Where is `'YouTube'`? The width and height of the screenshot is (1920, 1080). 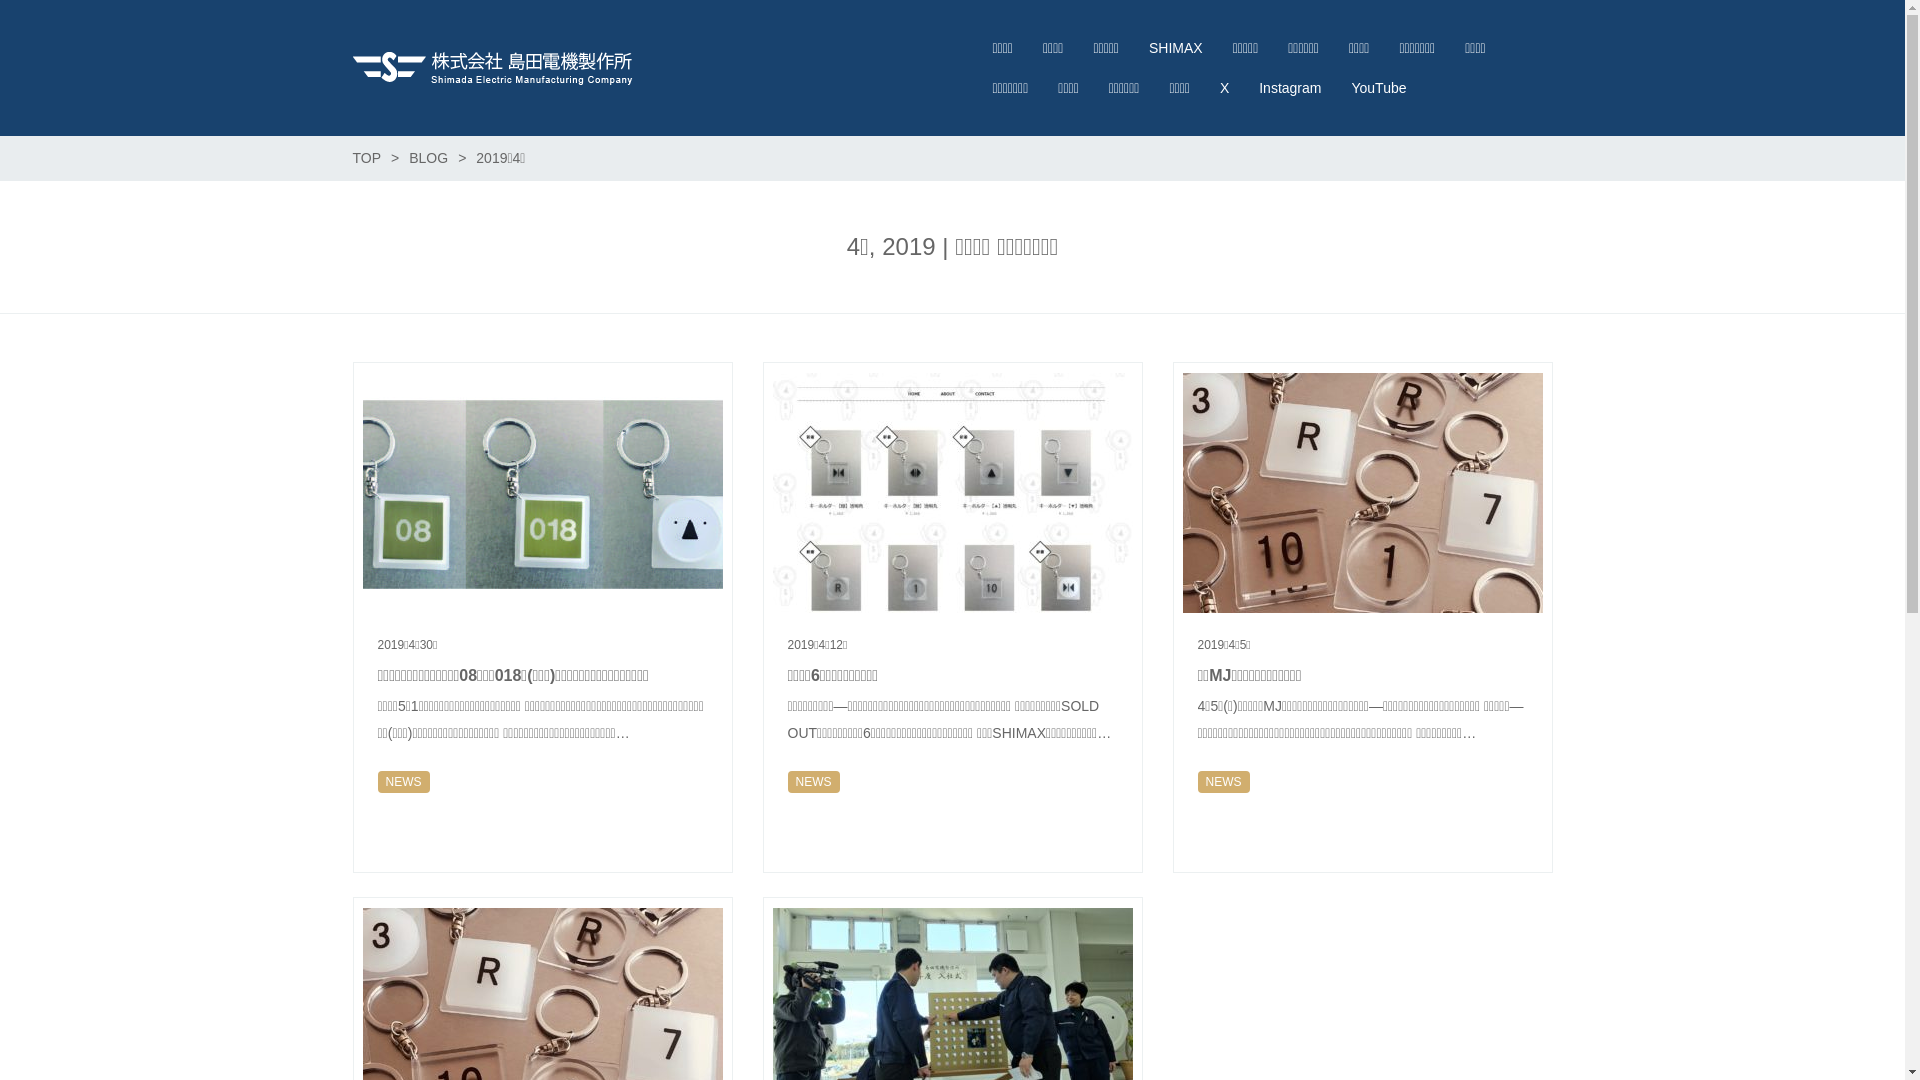
'YouTube' is located at coordinates (1335, 87).